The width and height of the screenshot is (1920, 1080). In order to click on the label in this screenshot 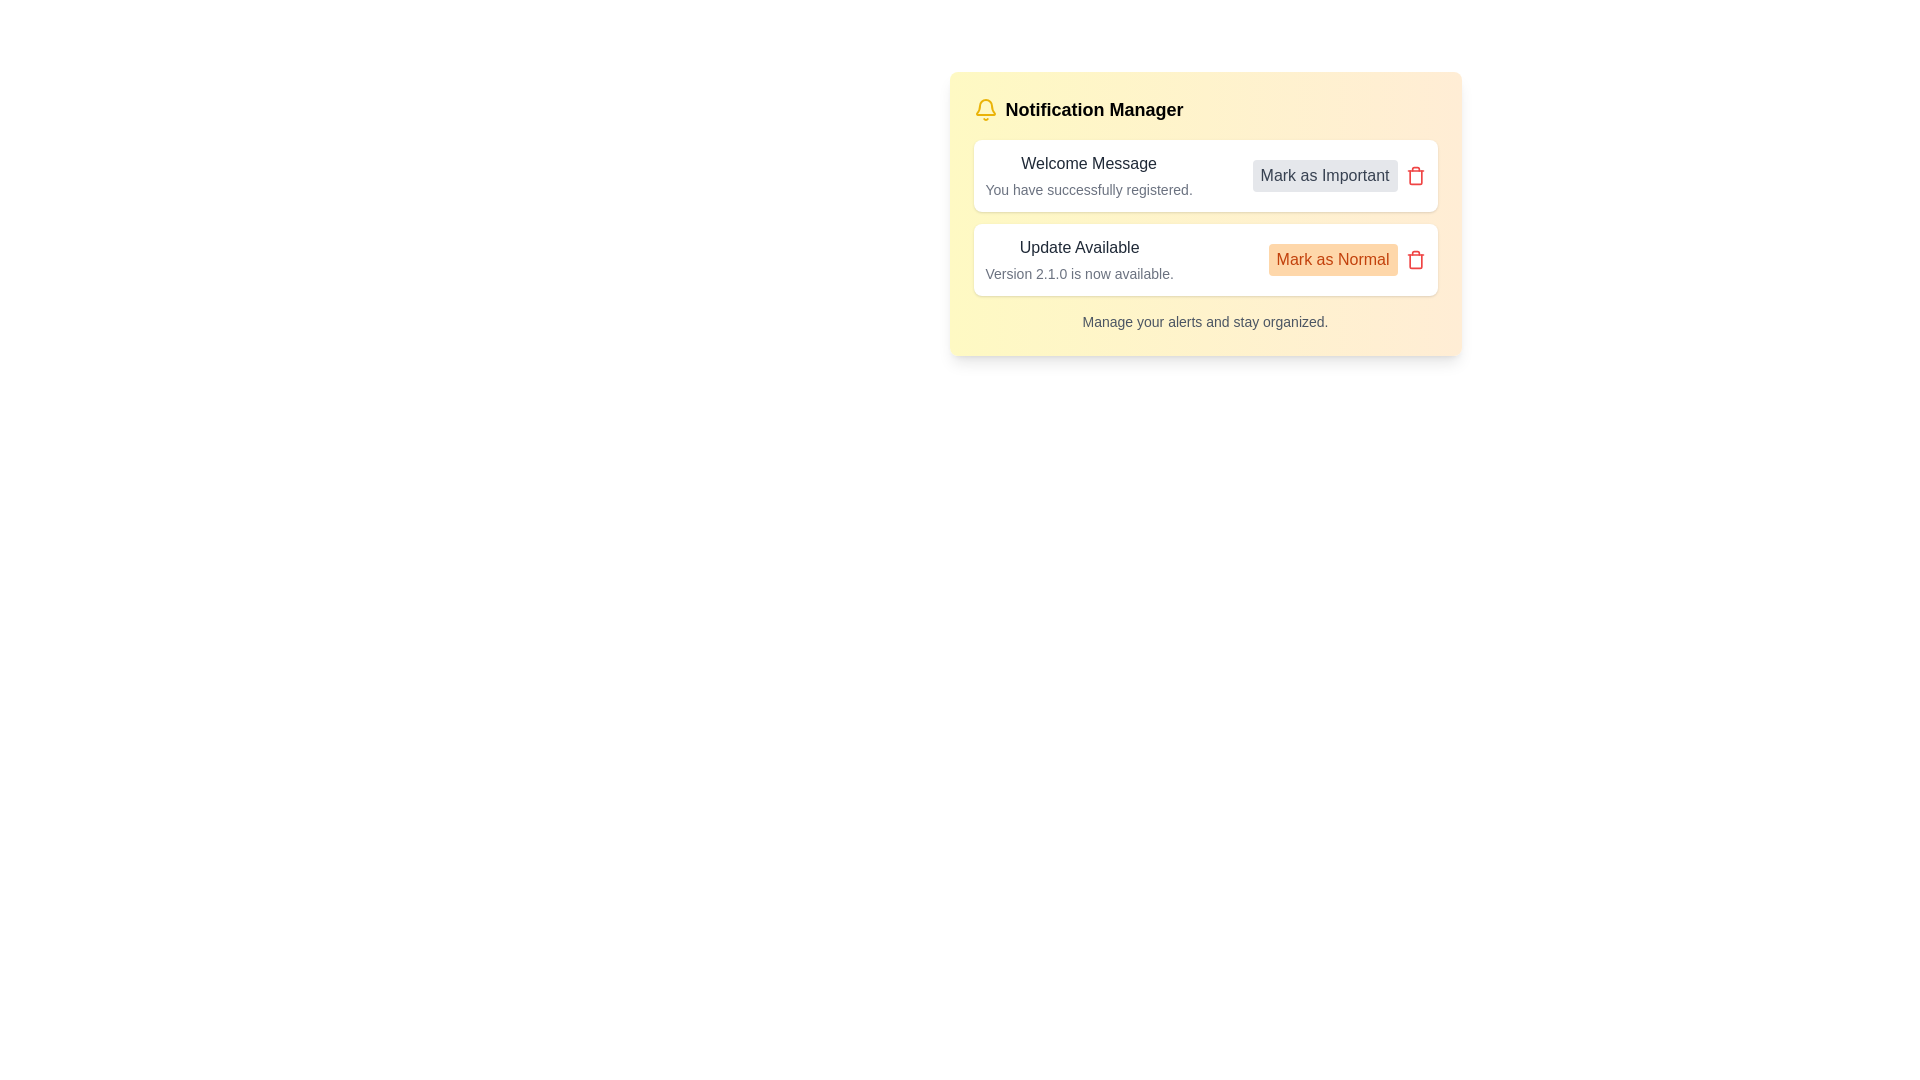, I will do `click(1093, 110)`.